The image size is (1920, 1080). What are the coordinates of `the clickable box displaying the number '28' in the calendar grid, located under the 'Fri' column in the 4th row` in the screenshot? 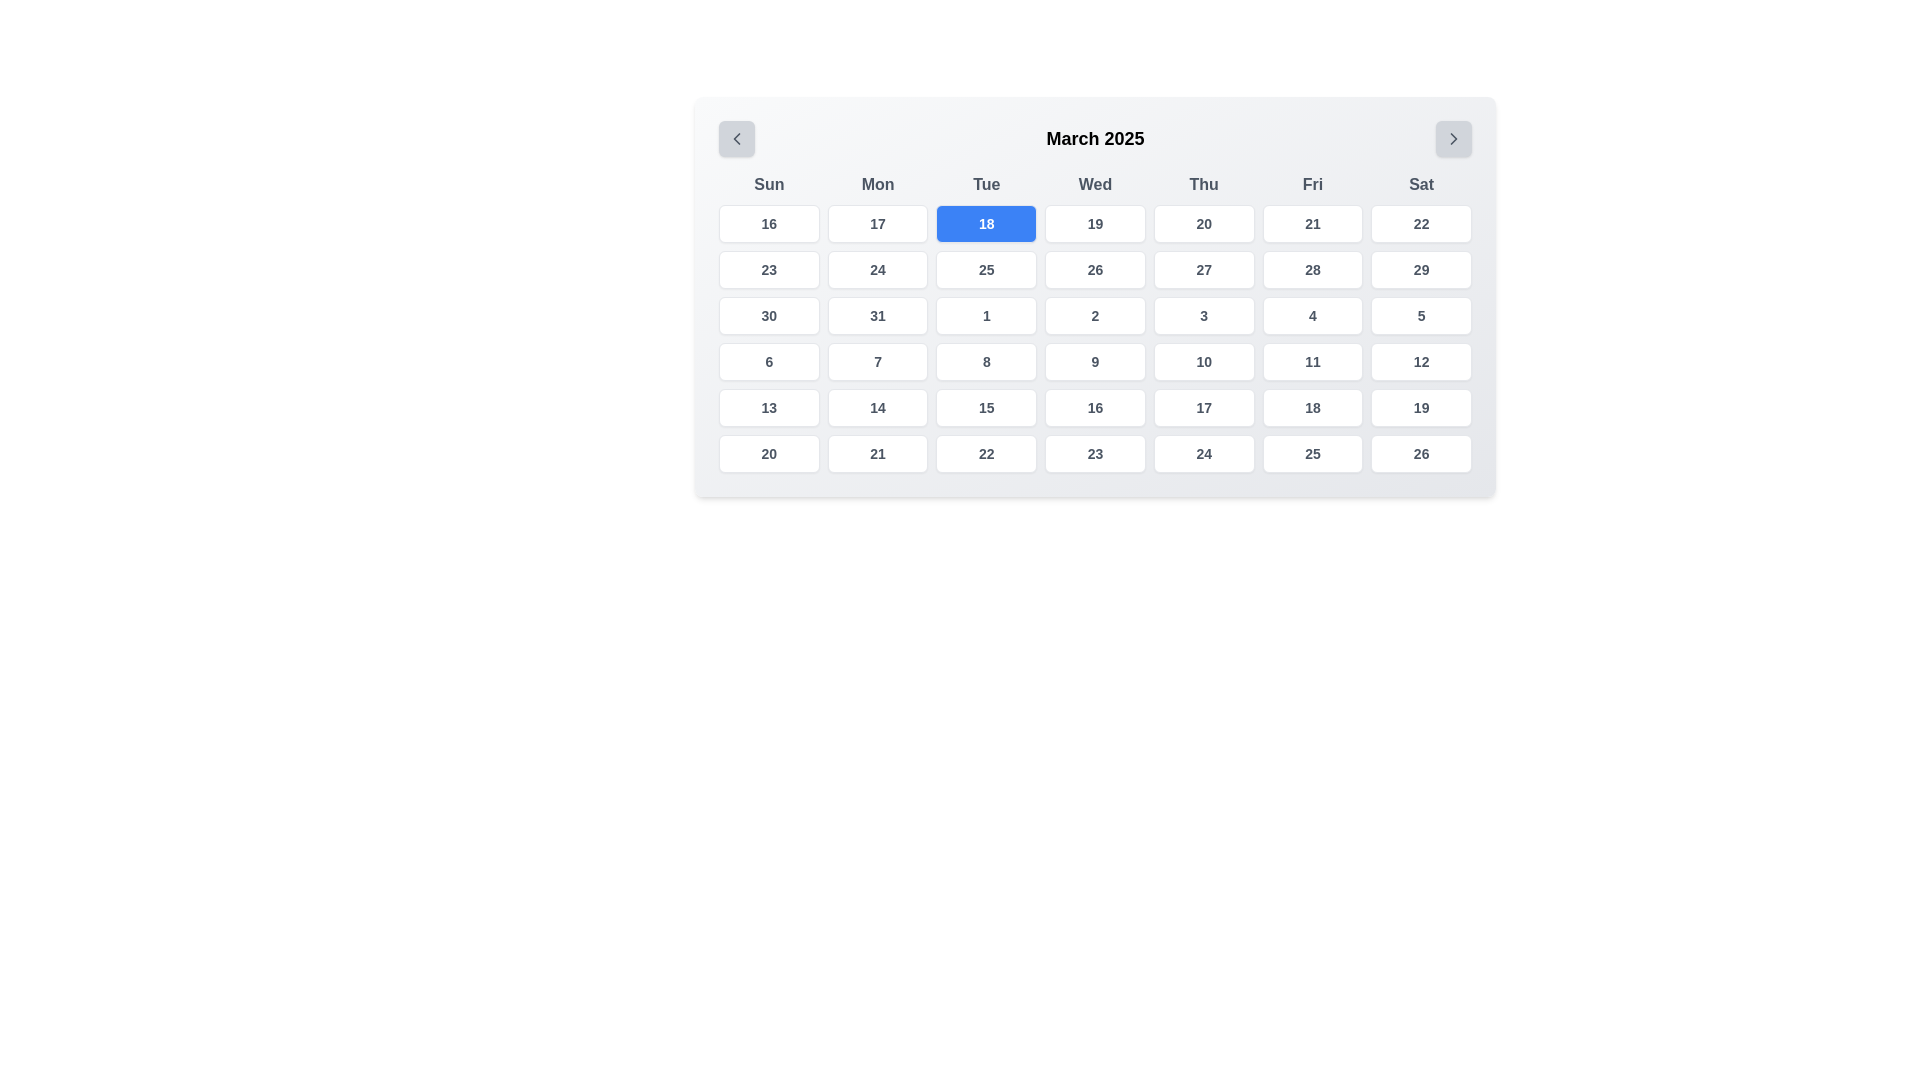 It's located at (1312, 270).